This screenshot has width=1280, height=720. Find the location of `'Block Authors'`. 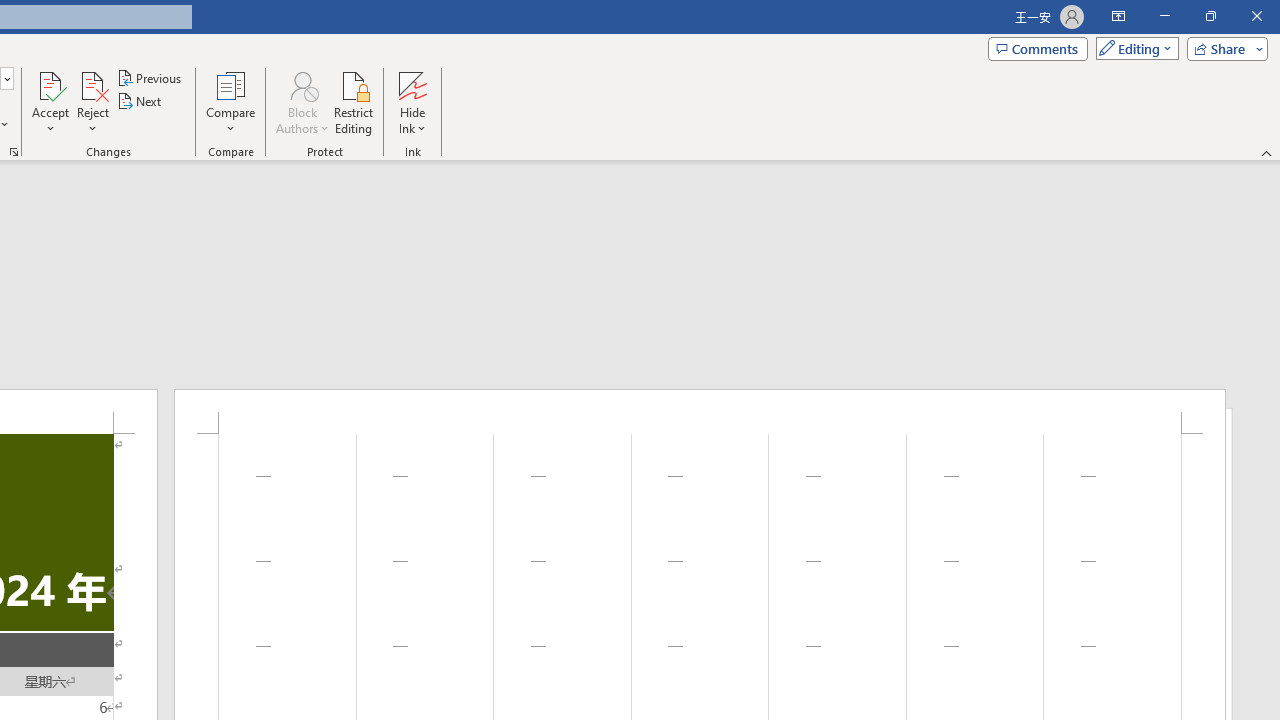

'Block Authors' is located at coordinates (301, 84).